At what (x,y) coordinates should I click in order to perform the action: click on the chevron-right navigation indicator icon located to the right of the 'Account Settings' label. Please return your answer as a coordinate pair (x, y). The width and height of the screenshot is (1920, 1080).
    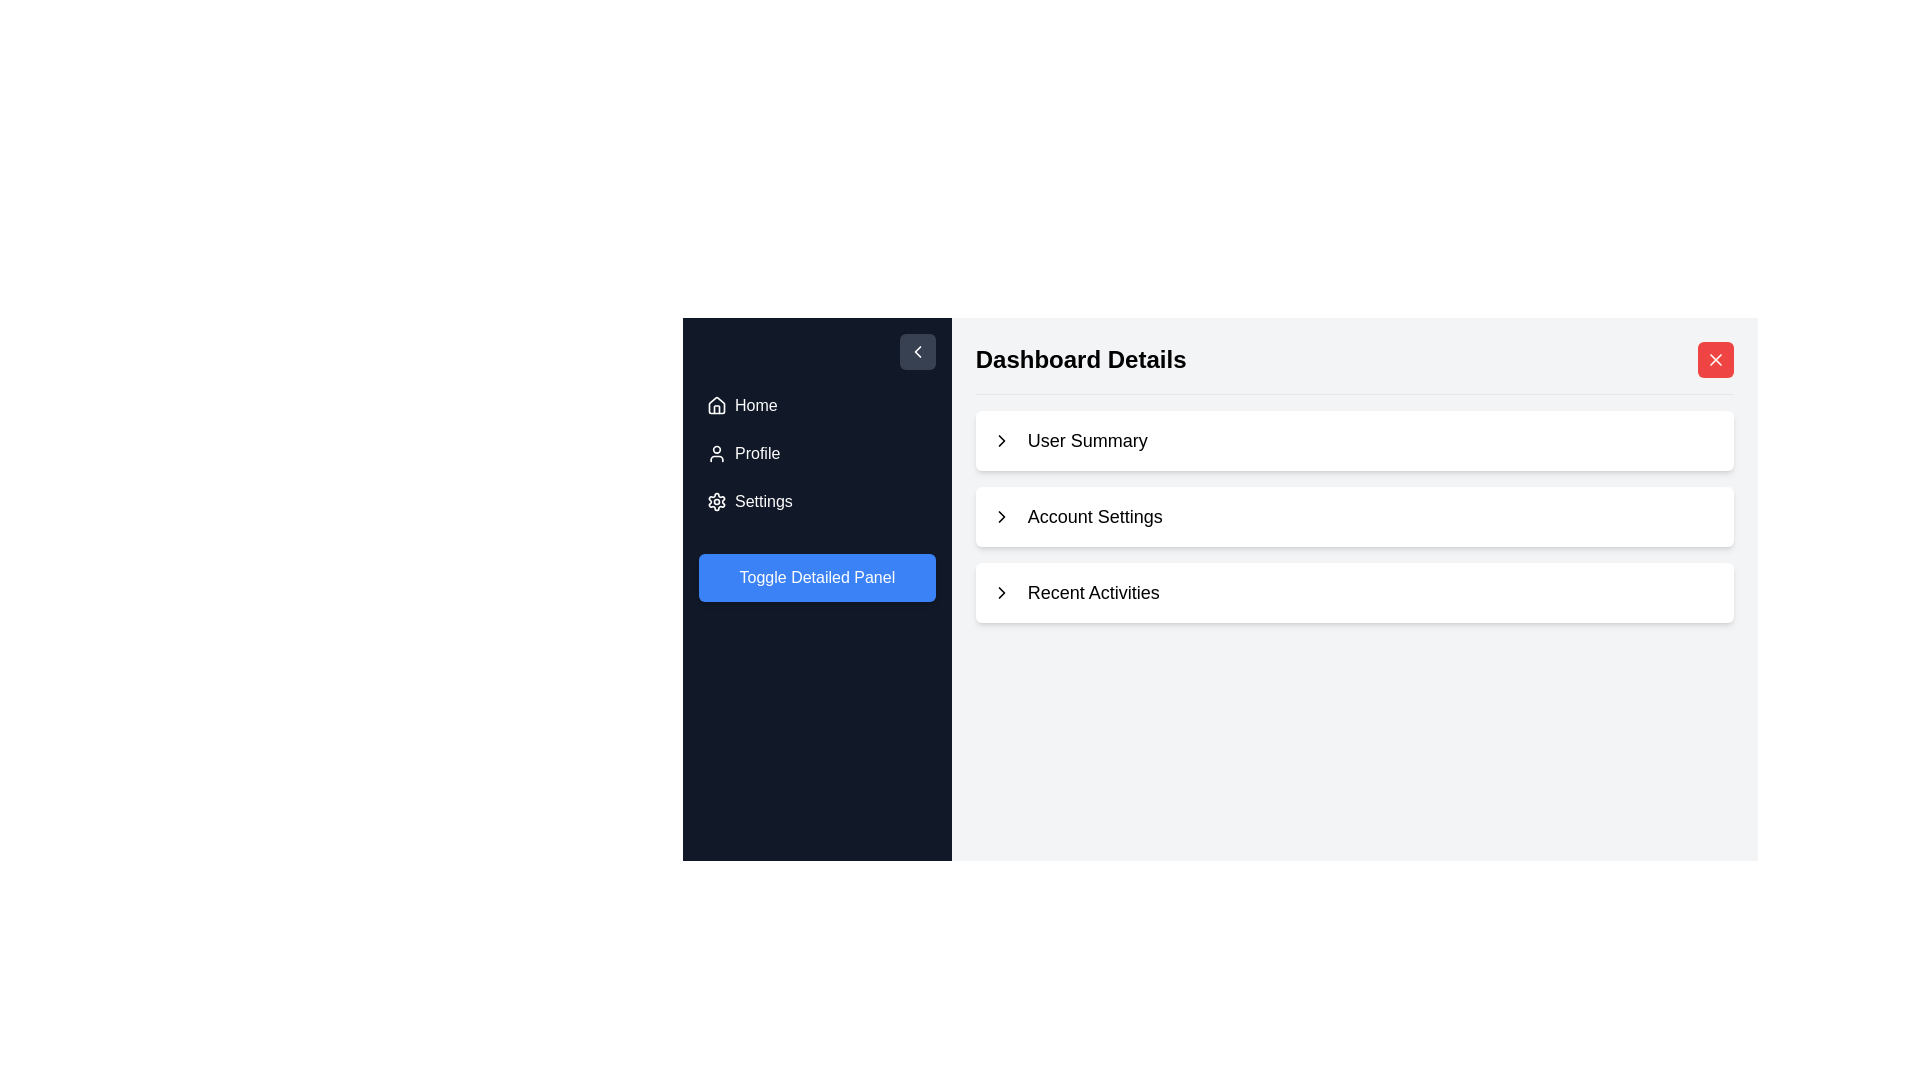
    Looking at the image, I should click on (1001, 515).